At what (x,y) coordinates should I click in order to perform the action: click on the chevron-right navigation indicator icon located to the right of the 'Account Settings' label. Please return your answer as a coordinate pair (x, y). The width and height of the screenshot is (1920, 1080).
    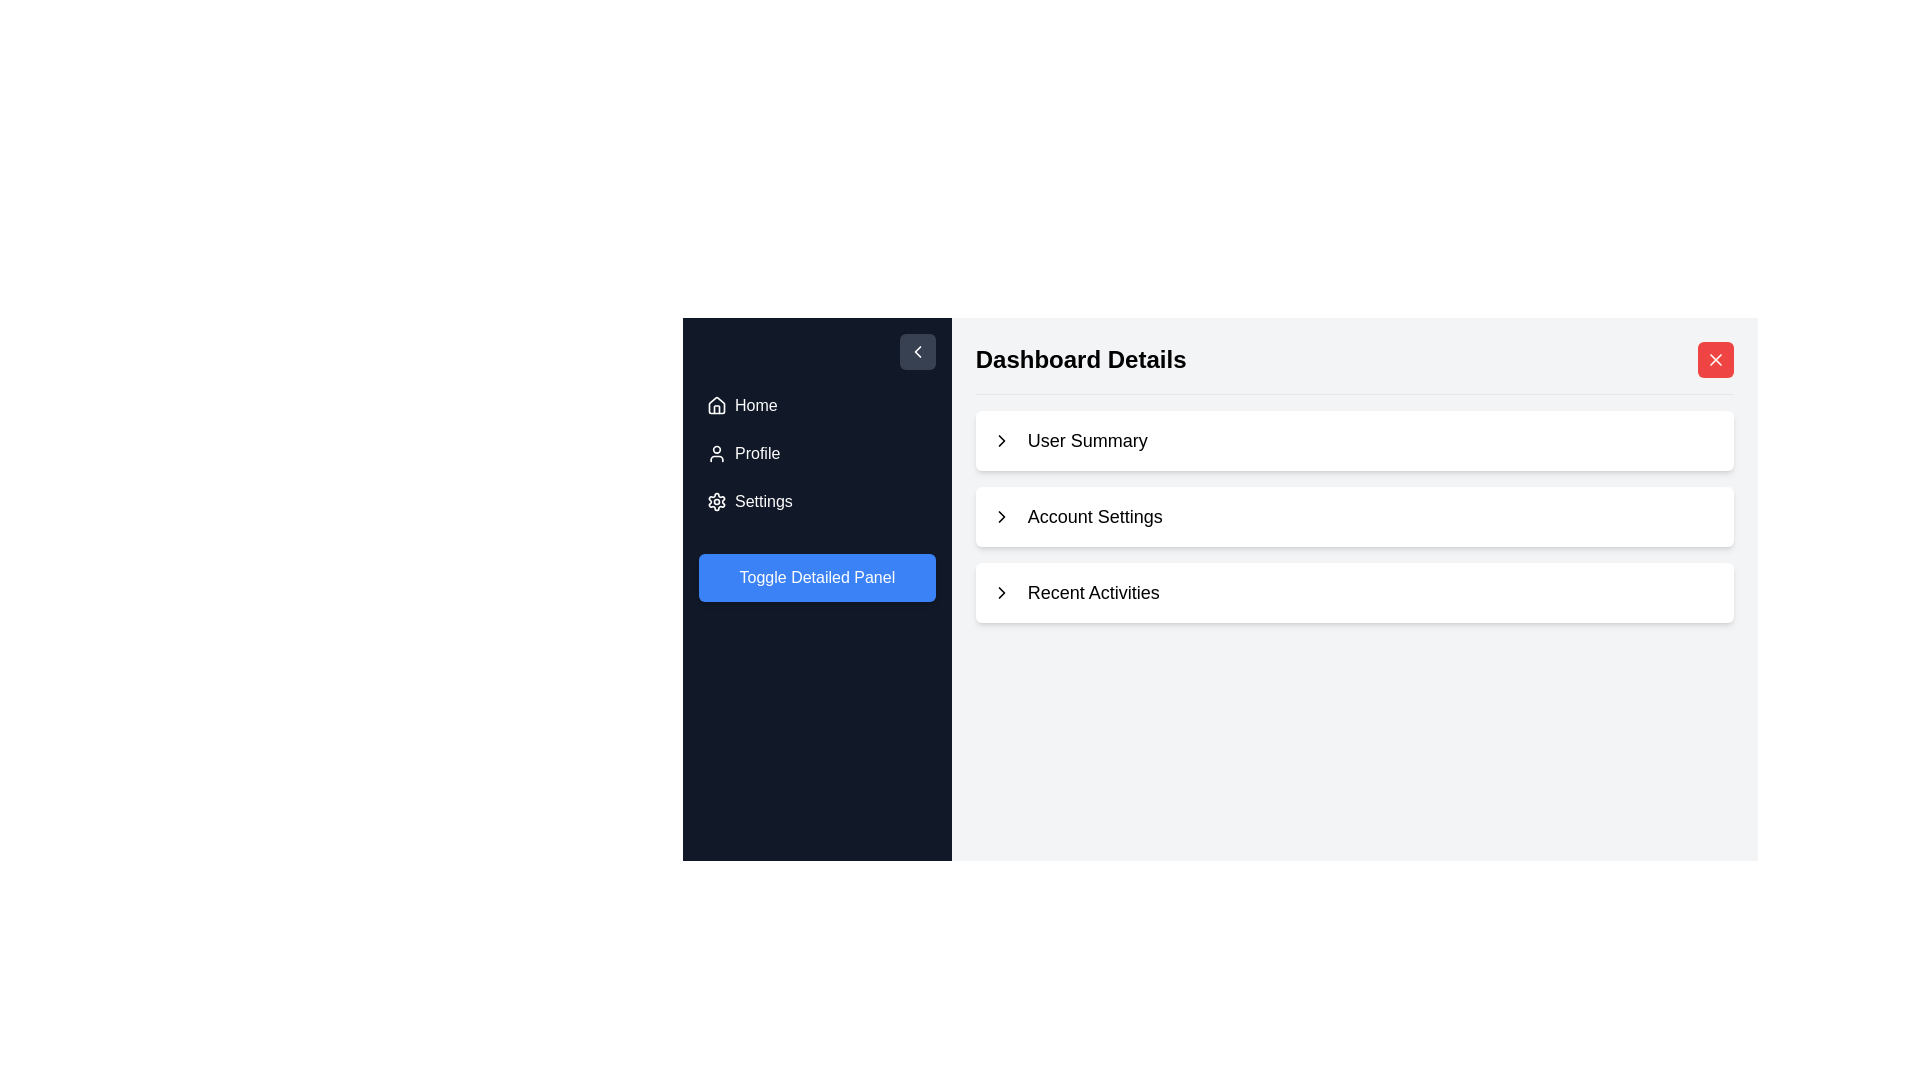
    Looking at the image, I should click on (1001, 515).